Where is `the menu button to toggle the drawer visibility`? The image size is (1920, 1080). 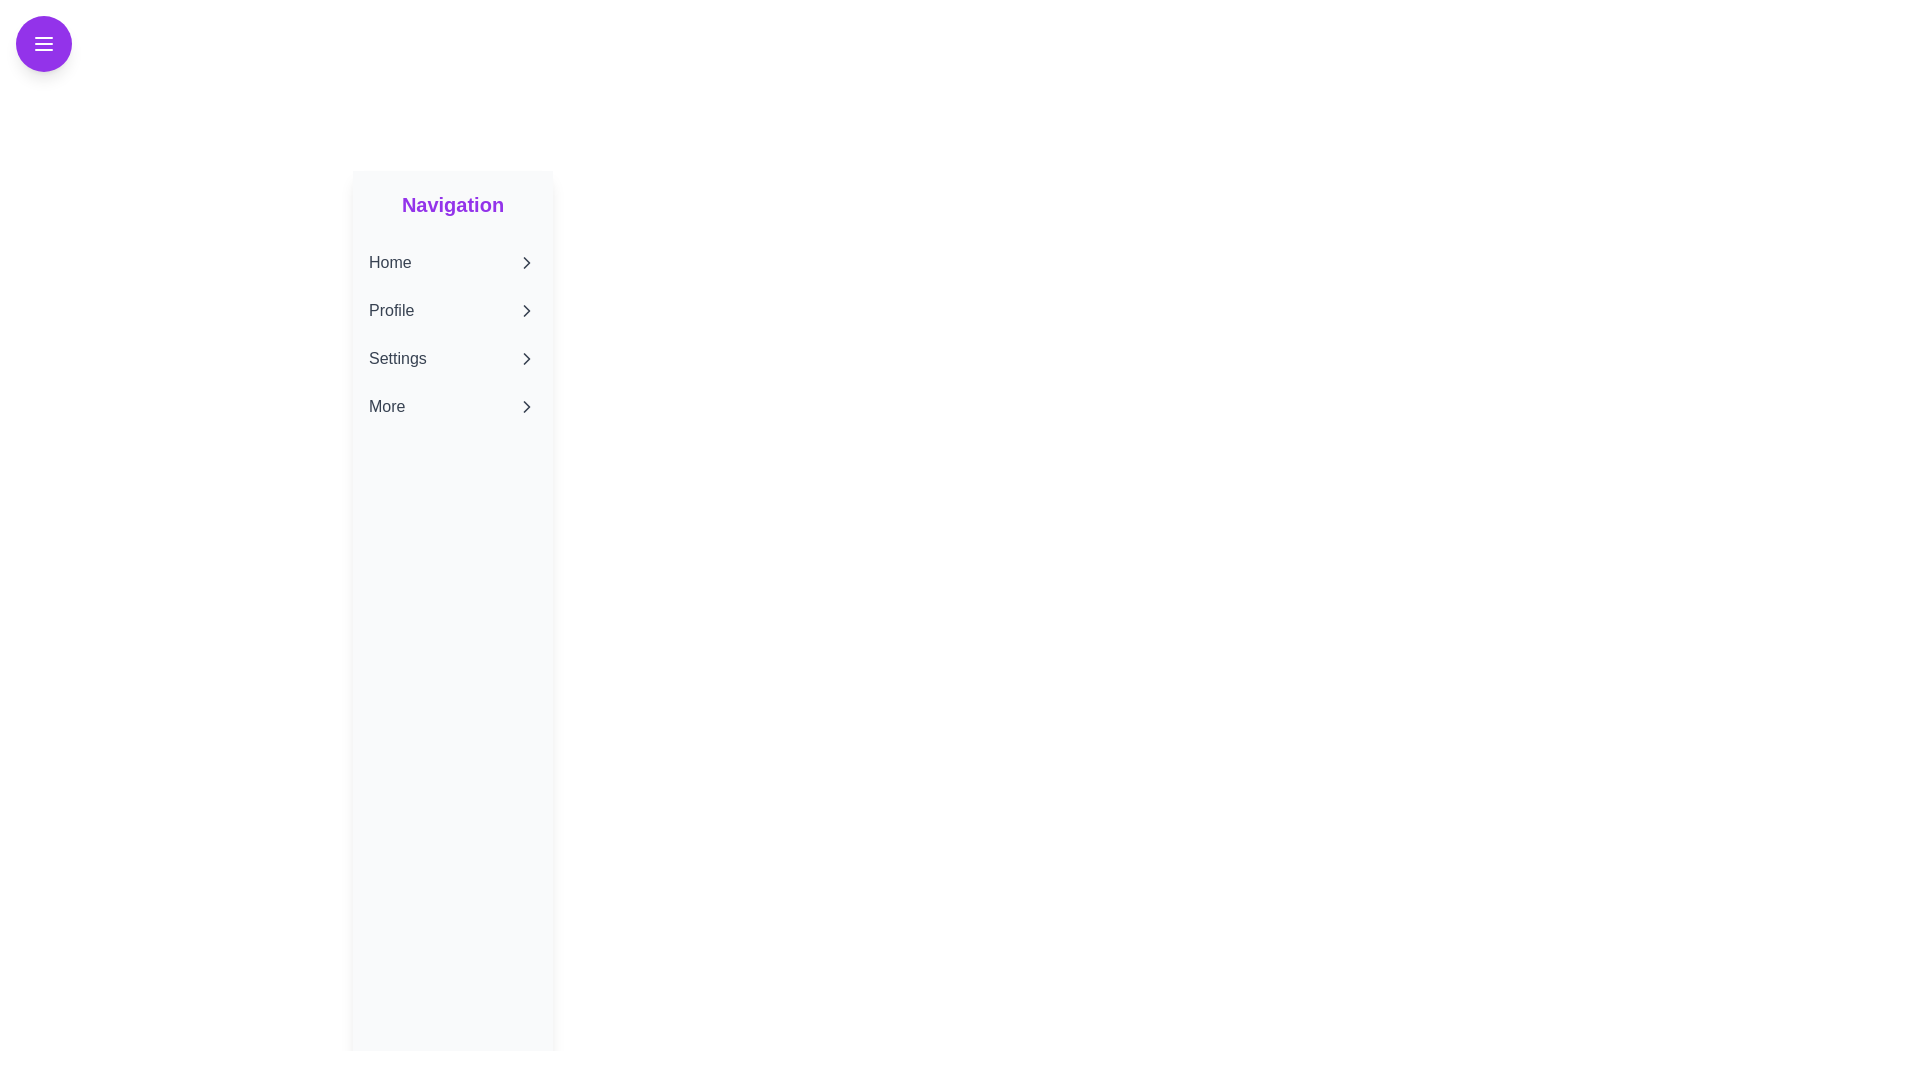 the menu button to toggle the drawer visibility is located at coordinates (43, 43).